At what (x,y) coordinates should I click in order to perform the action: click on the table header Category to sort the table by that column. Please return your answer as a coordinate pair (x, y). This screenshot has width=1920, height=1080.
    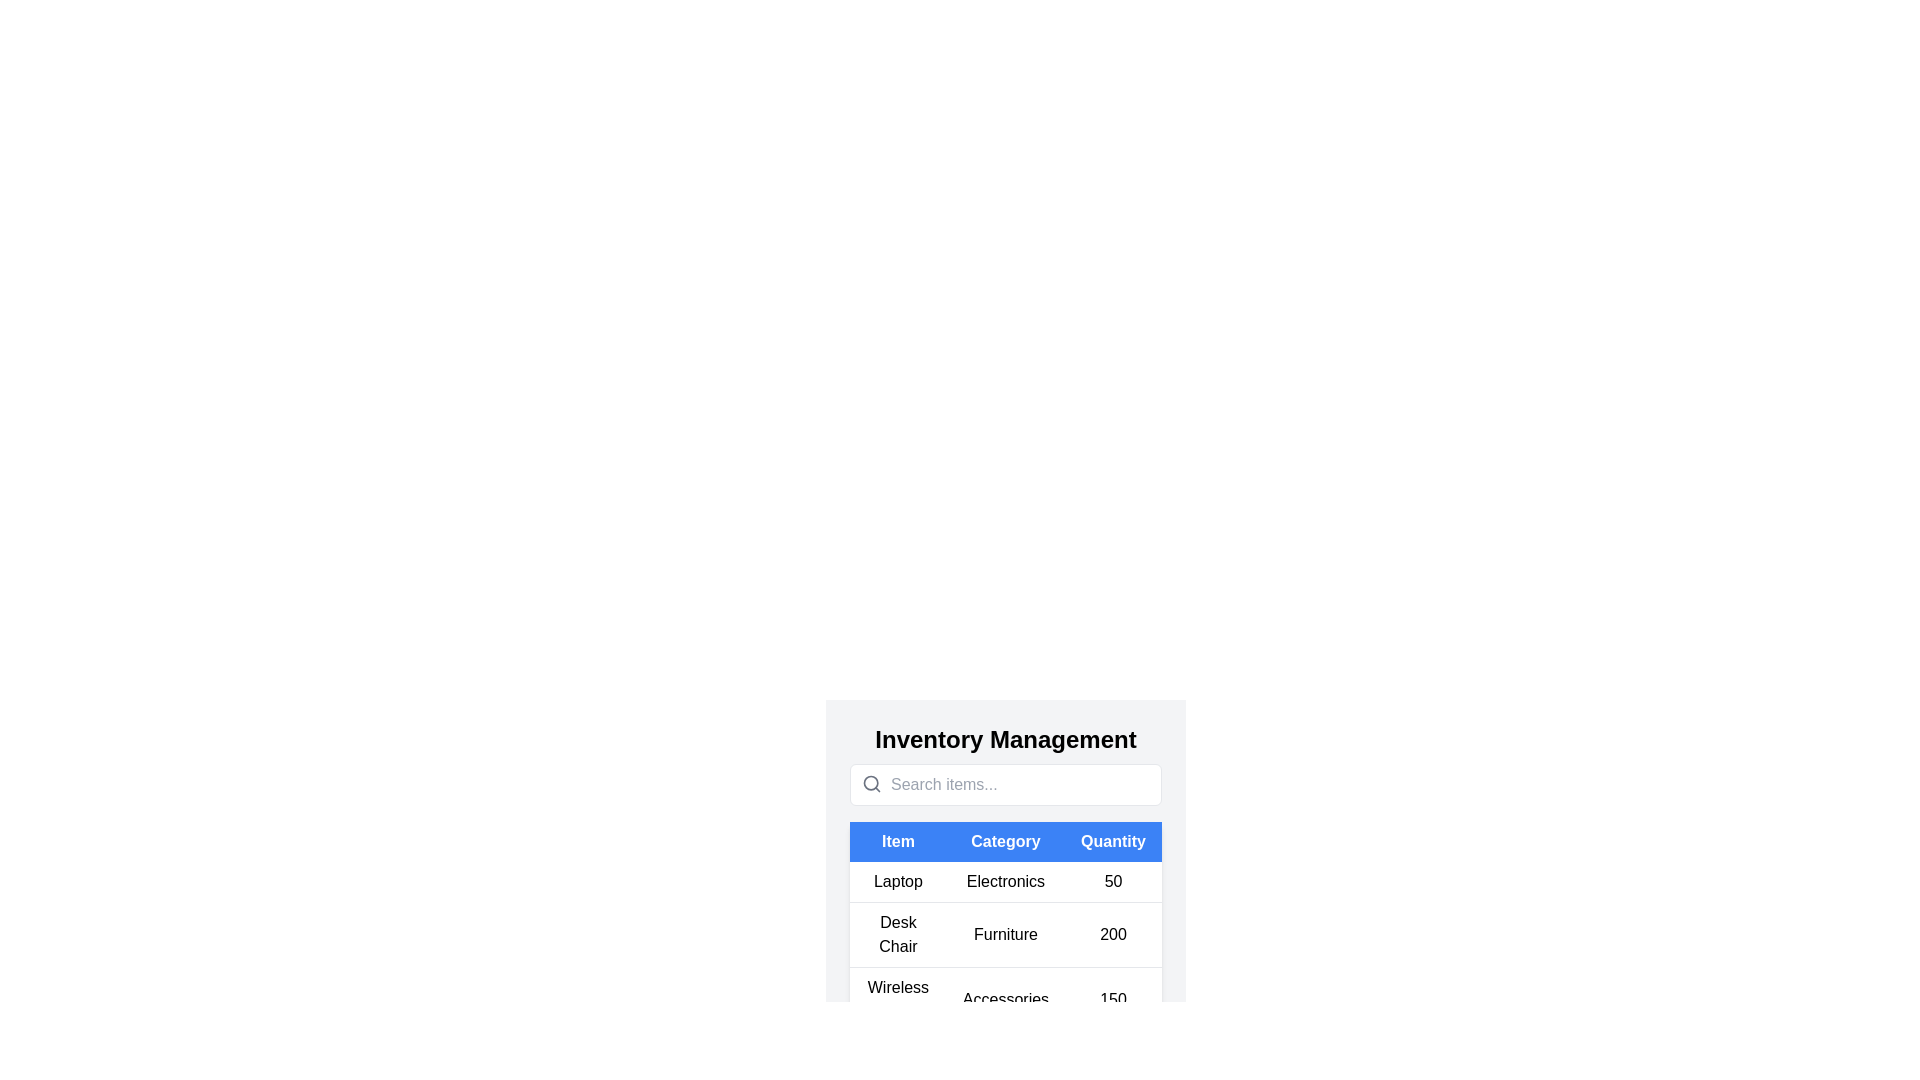
    Looking at the image, I should click on (1006, 841).